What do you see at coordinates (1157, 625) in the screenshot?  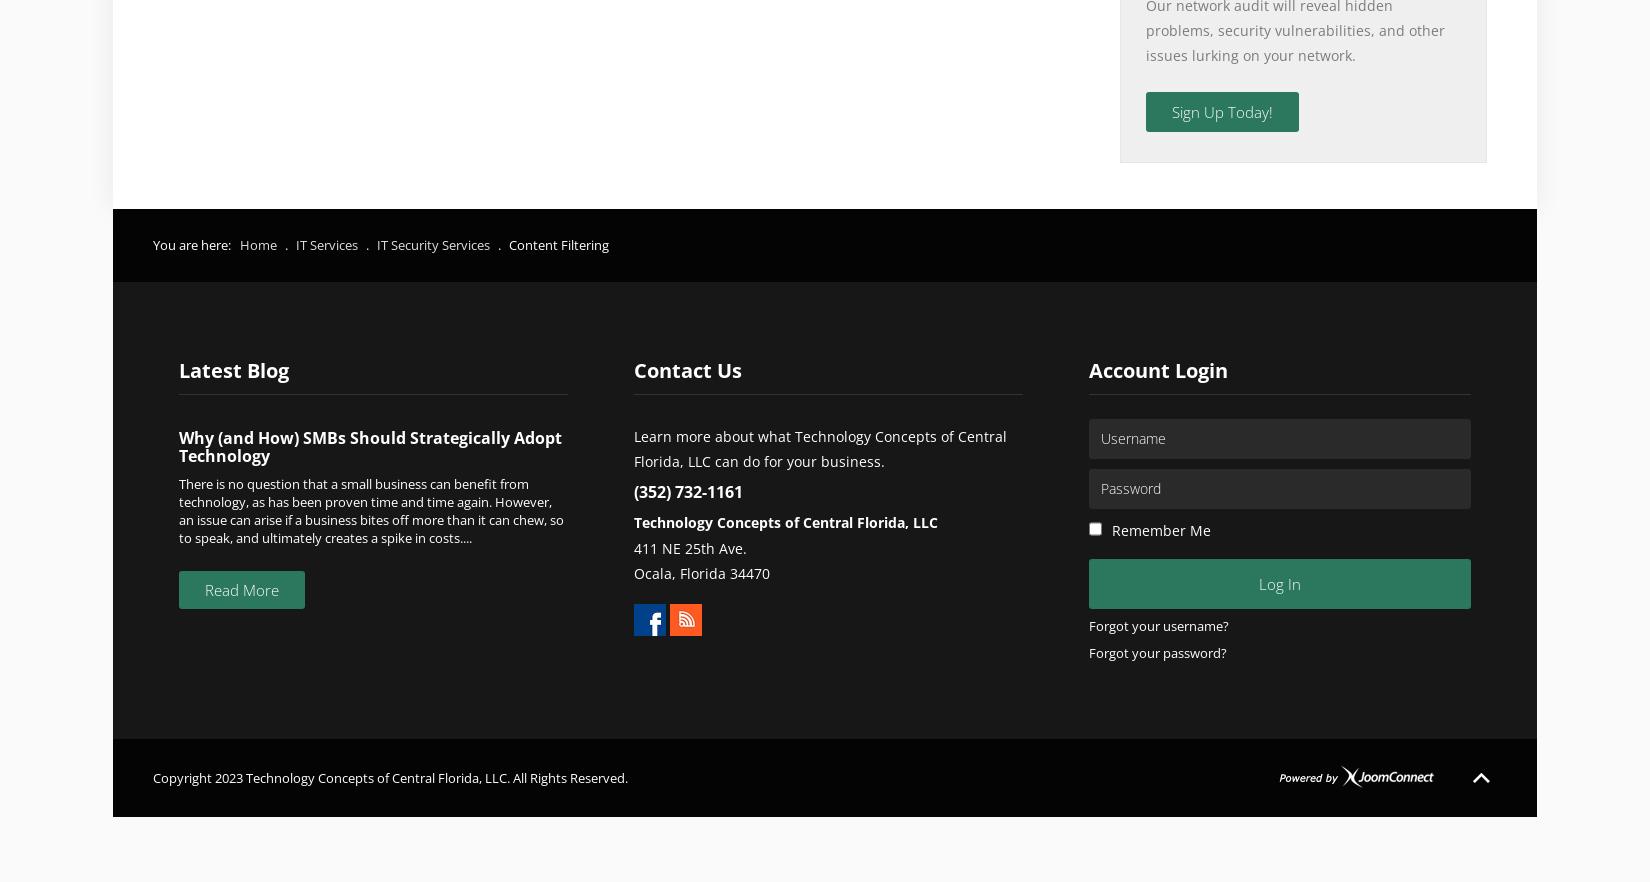 I see `'Forgot your username?'` at bounding box center [1157, 625].